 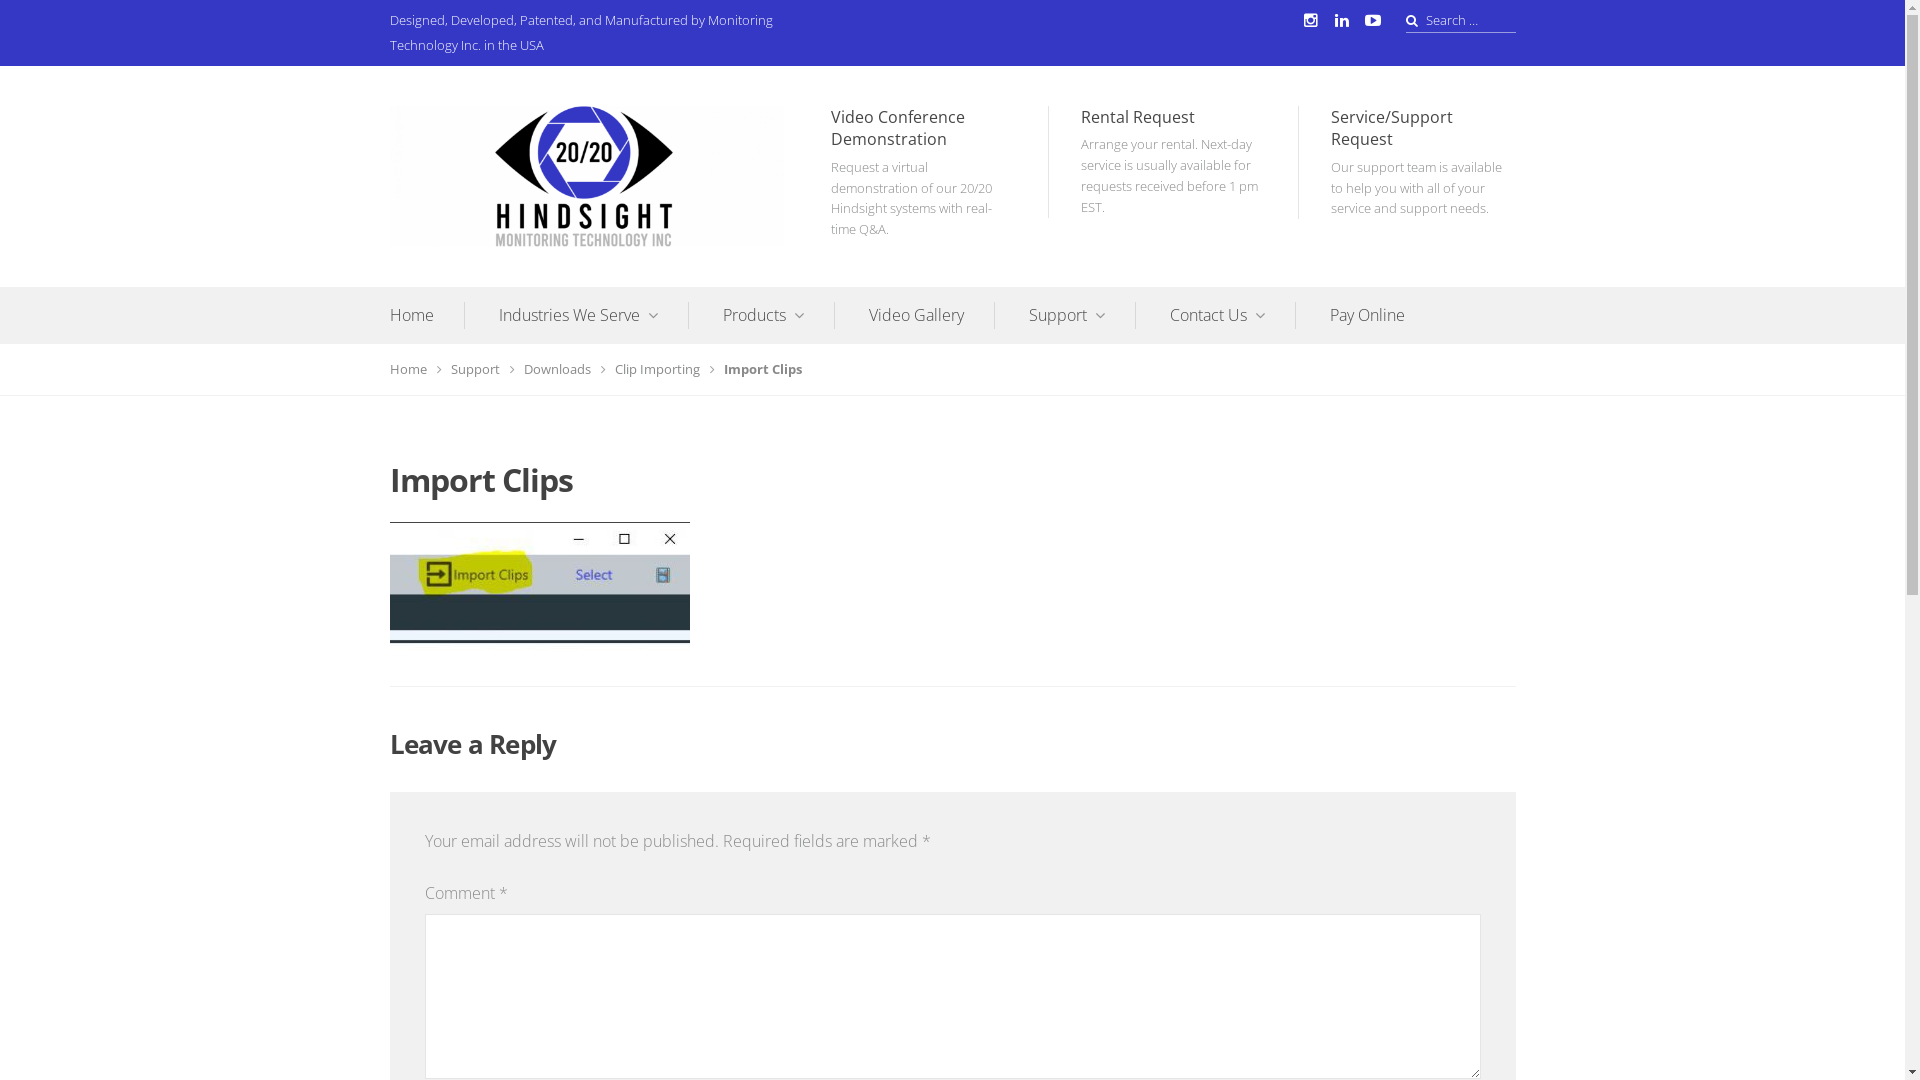 I want to click on 'Support', so click(x=481, y=369).